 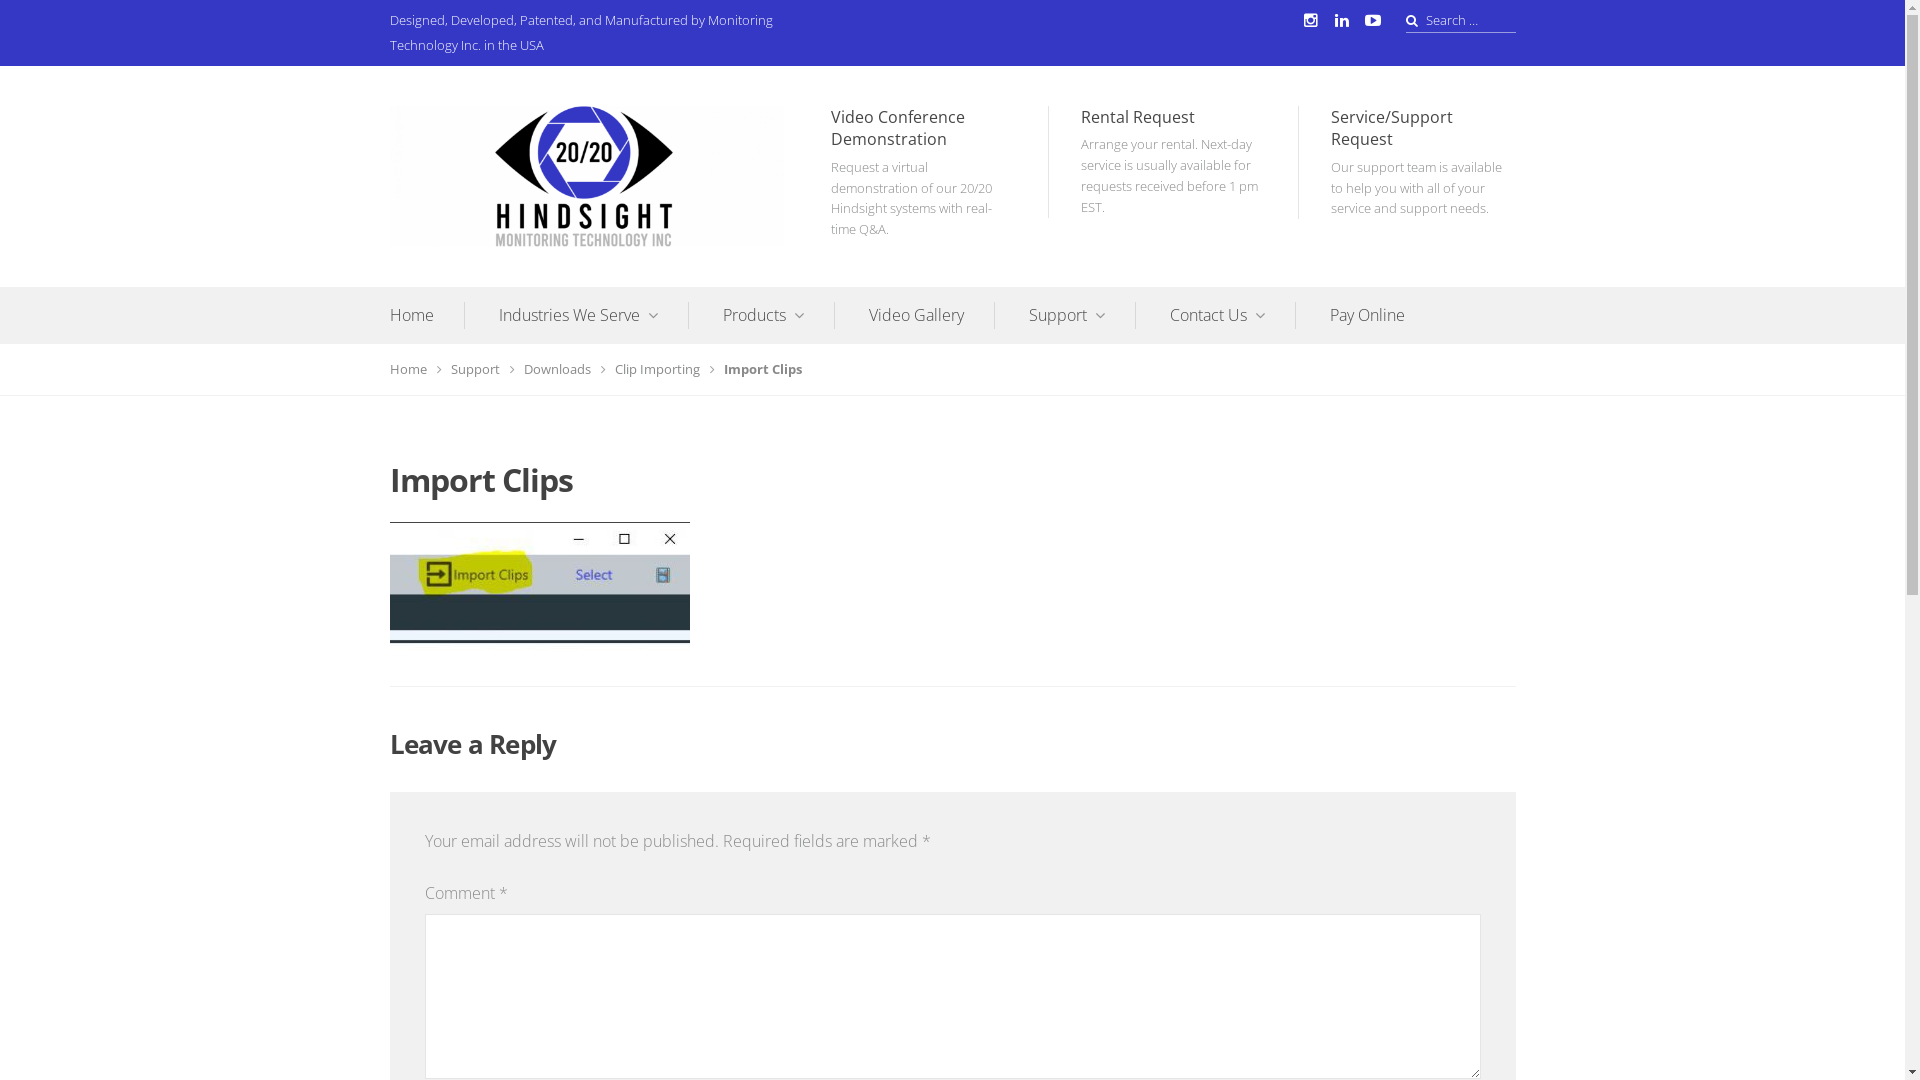 I want to click on 'Support', so click(x=481, y=369).